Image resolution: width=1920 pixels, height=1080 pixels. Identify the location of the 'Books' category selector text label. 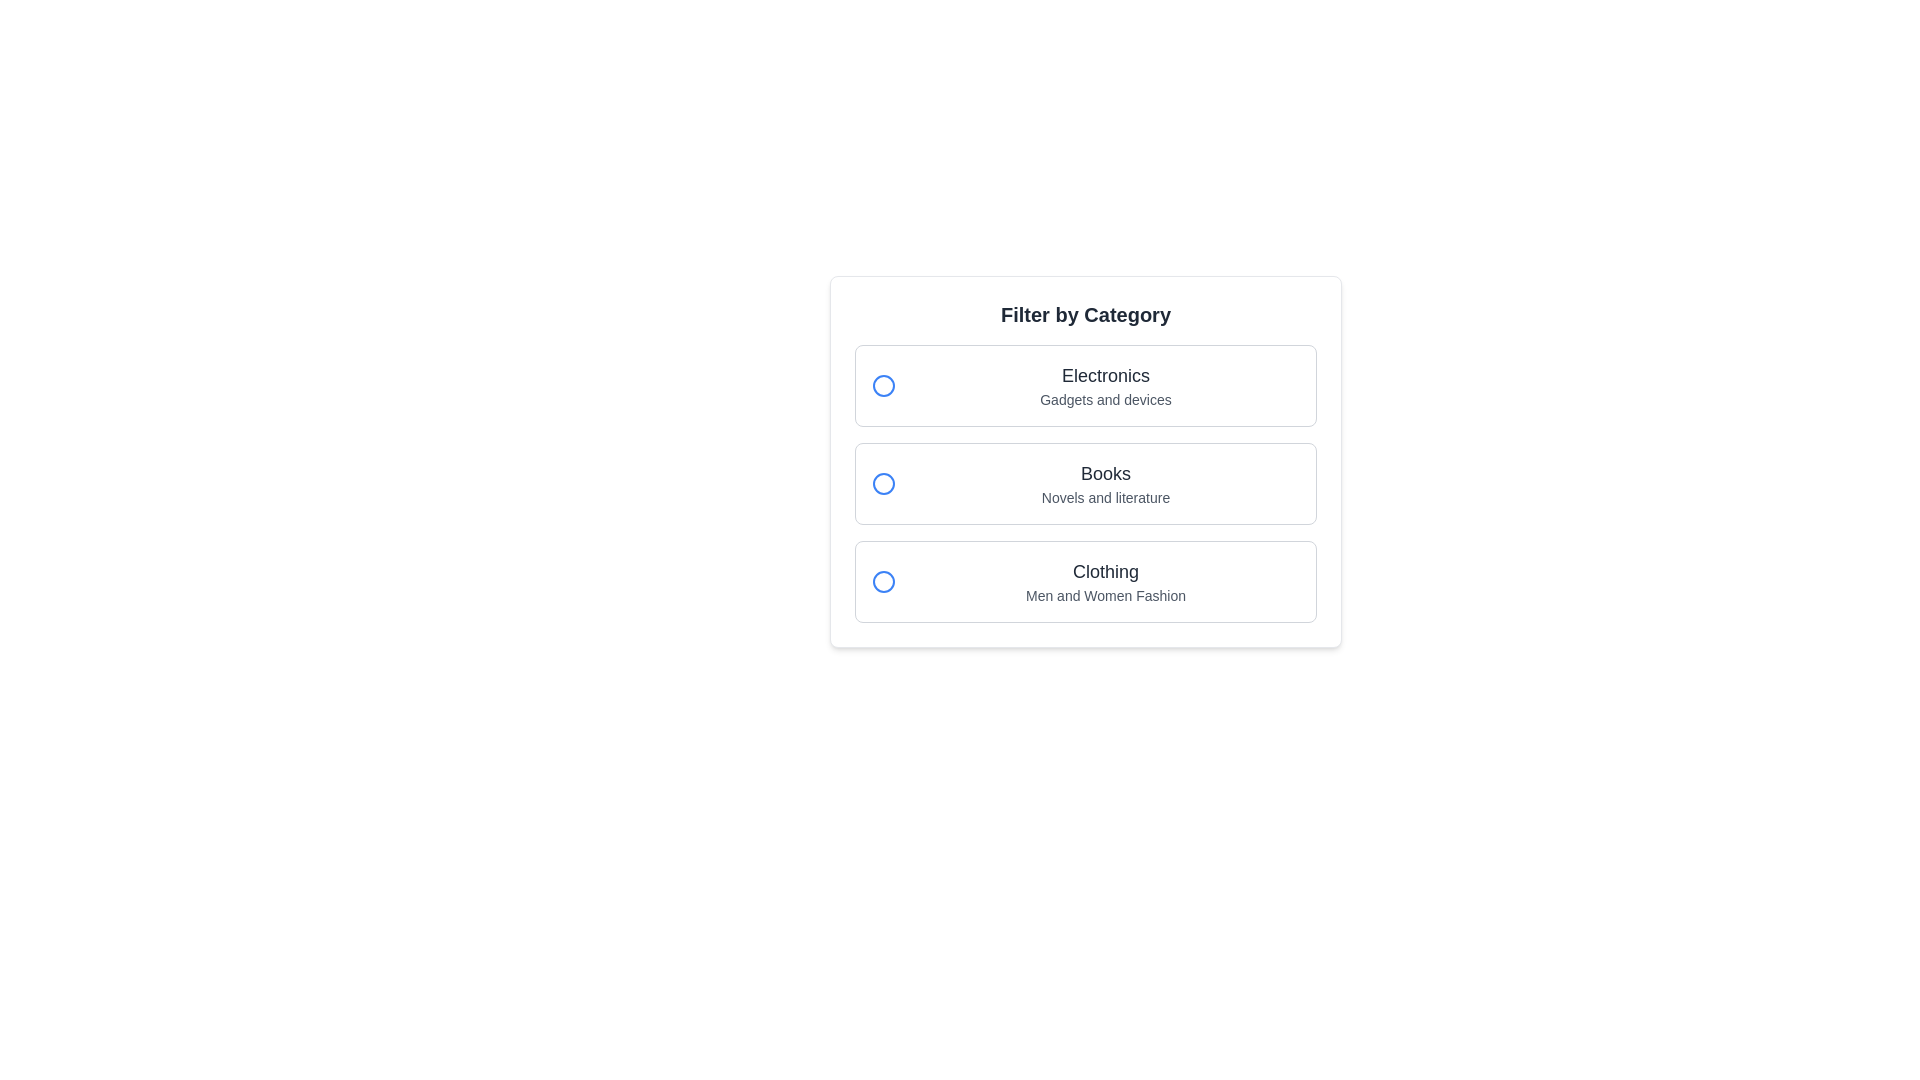
(1104, 483).